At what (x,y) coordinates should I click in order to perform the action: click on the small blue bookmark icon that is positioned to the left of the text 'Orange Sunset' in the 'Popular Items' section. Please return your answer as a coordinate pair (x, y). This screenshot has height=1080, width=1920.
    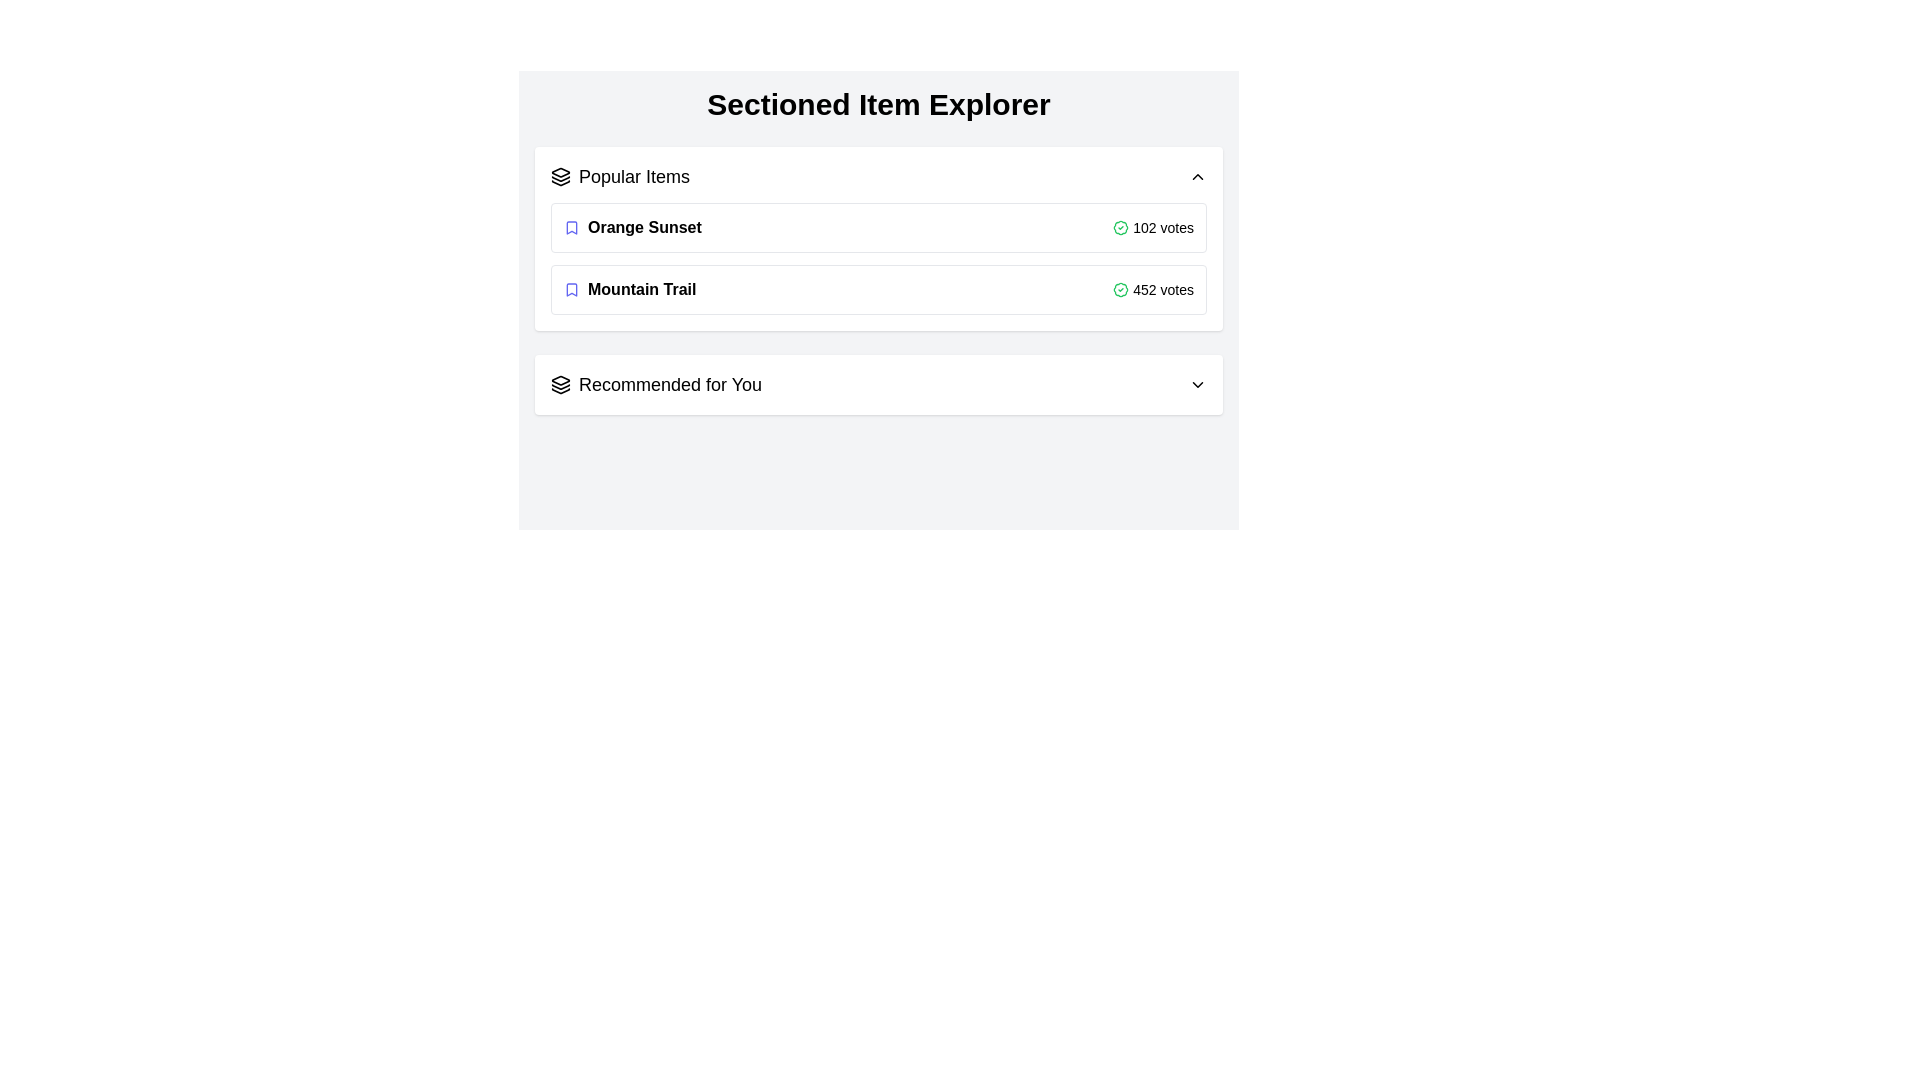
    Looking at the image, I should click on (570, 226).